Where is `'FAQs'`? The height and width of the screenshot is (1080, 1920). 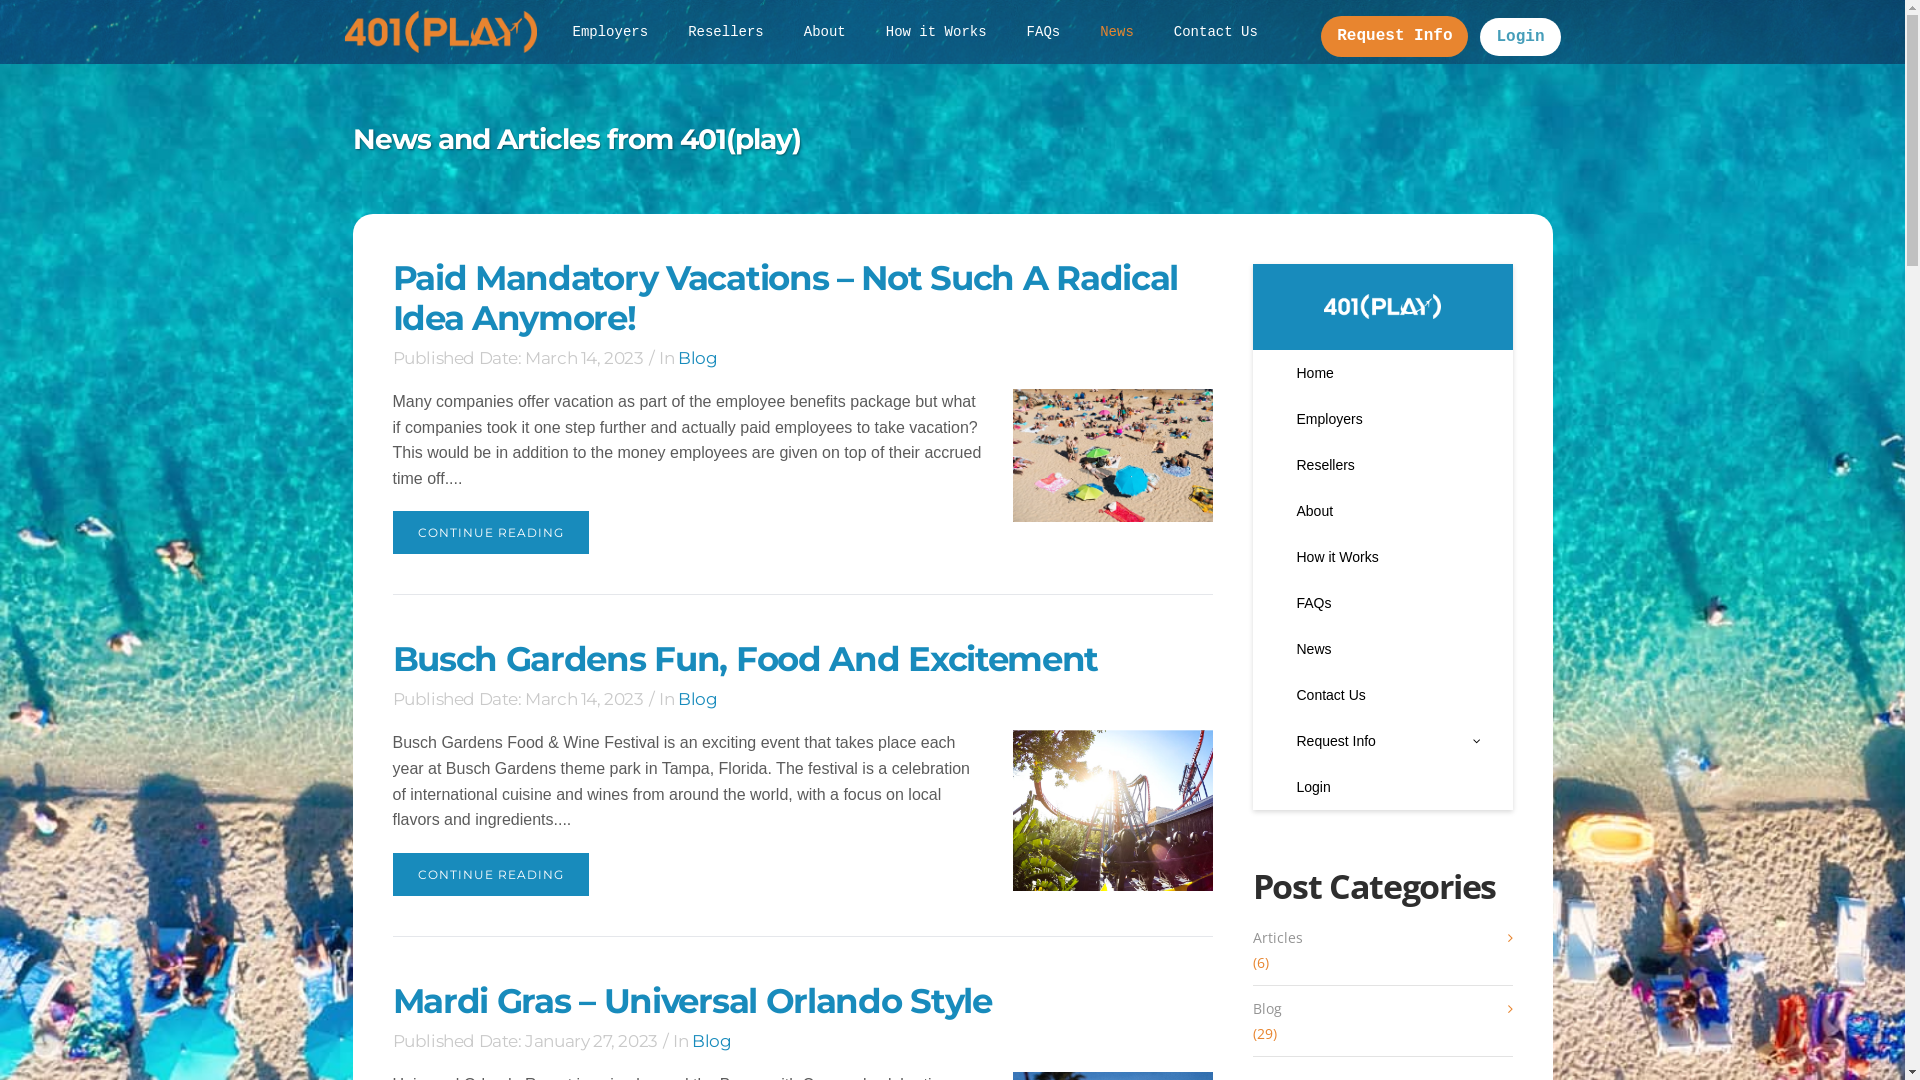 'FAQs' is located at coordinates (1381, 601).